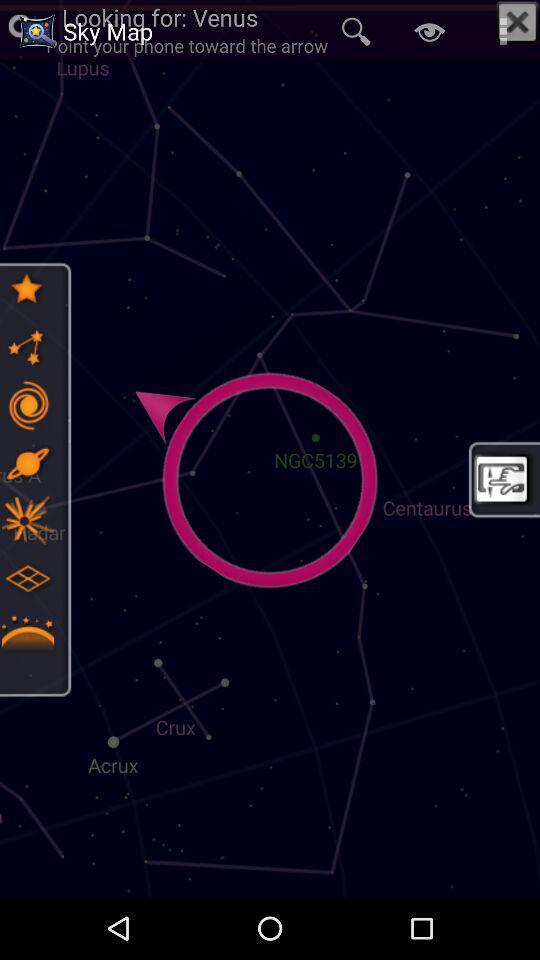 The image size is (540, 960). I want to click on the national_flag icon, so click(26, 519).